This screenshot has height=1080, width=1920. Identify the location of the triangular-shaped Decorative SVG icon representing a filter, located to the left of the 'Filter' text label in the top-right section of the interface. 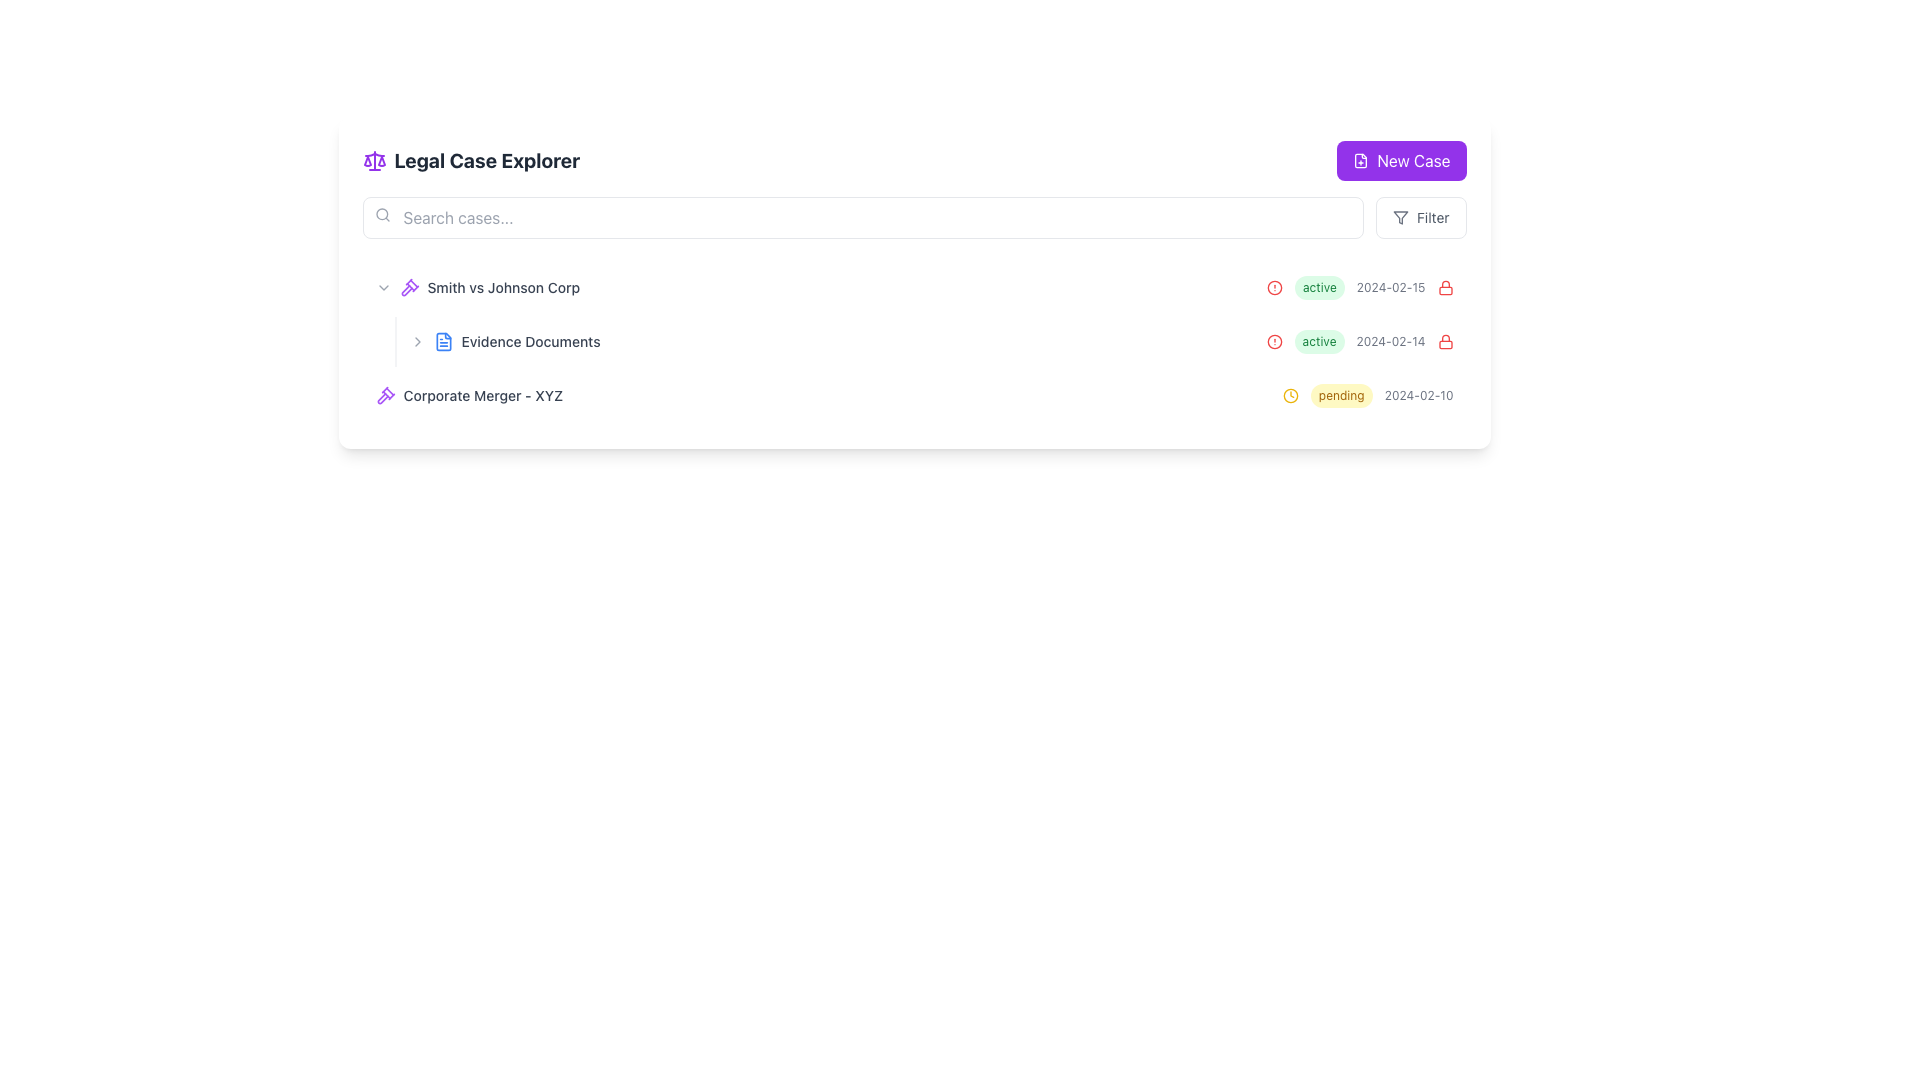
(1400, 218).